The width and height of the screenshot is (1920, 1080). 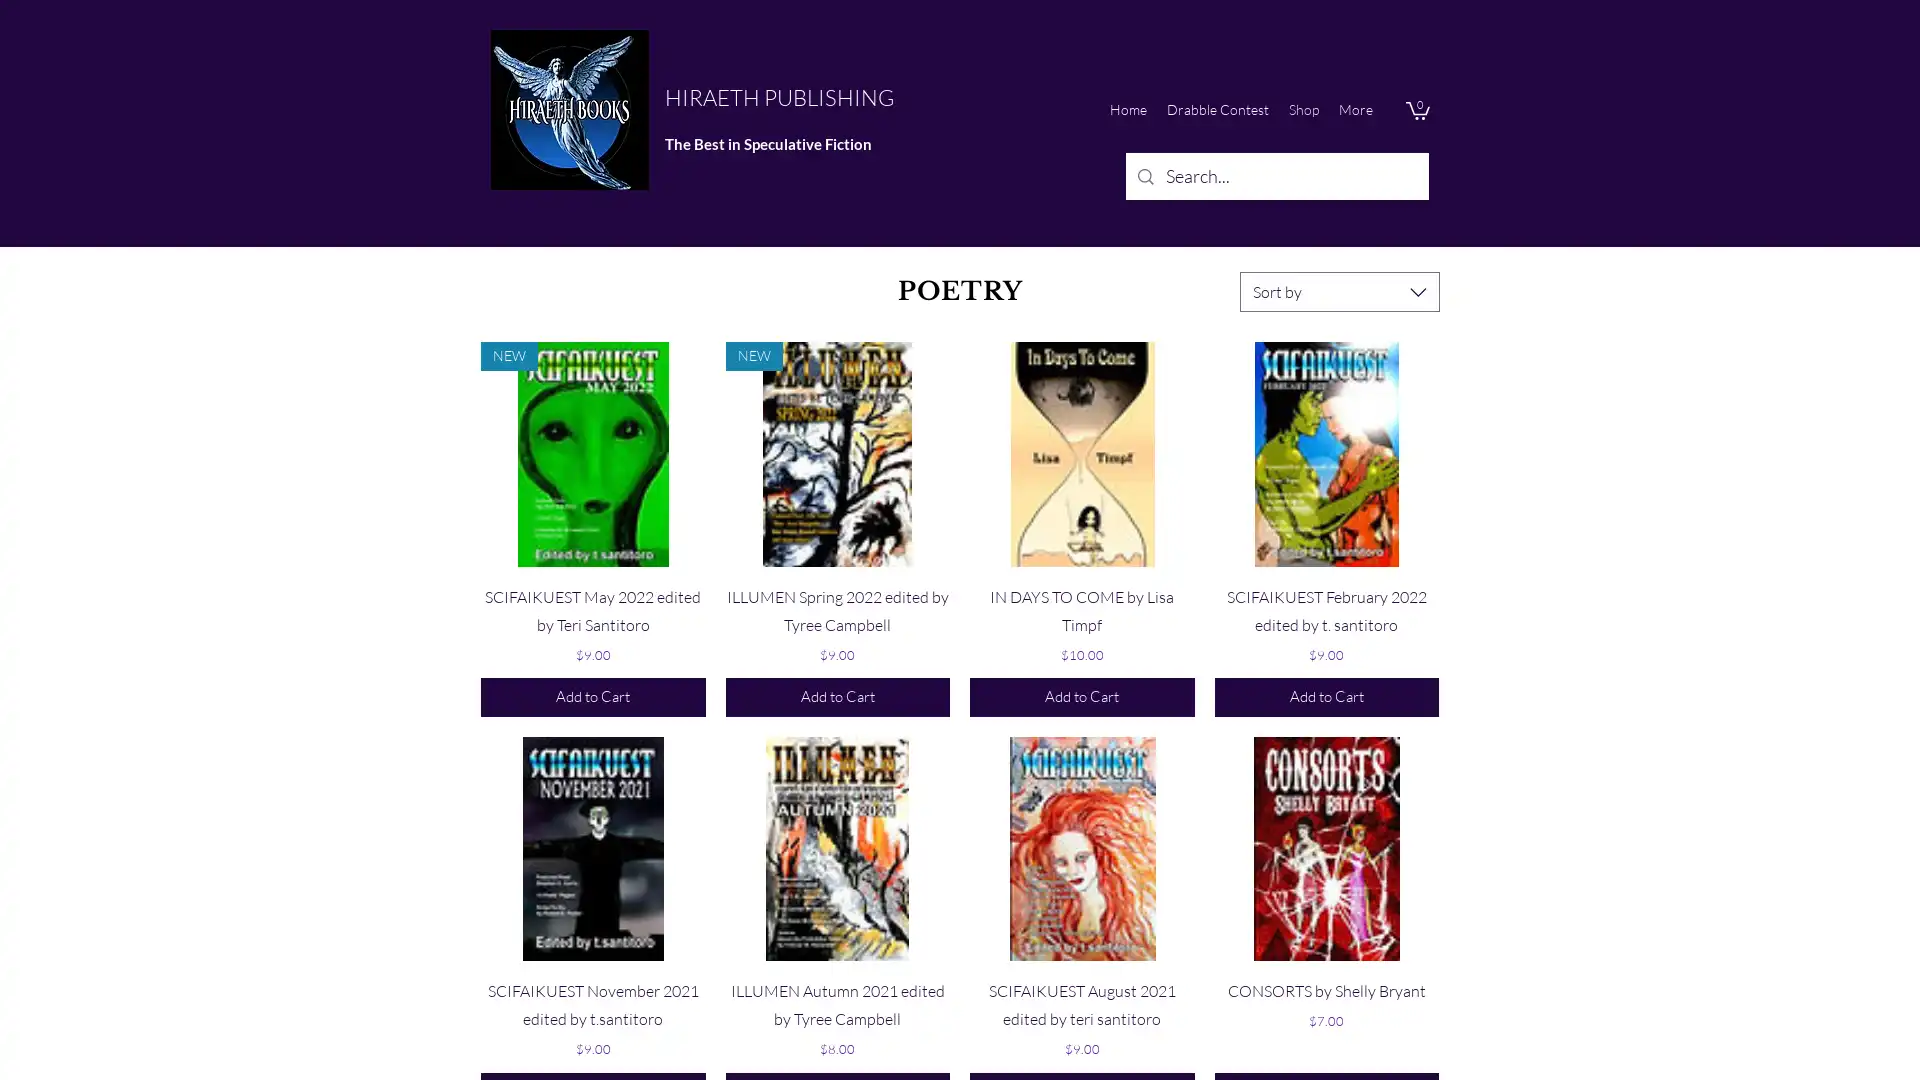 What do you see at coordinates (1416, 110) in the screenshot?
I see `Cart with 0 items` at bounding box center [1416, 110].